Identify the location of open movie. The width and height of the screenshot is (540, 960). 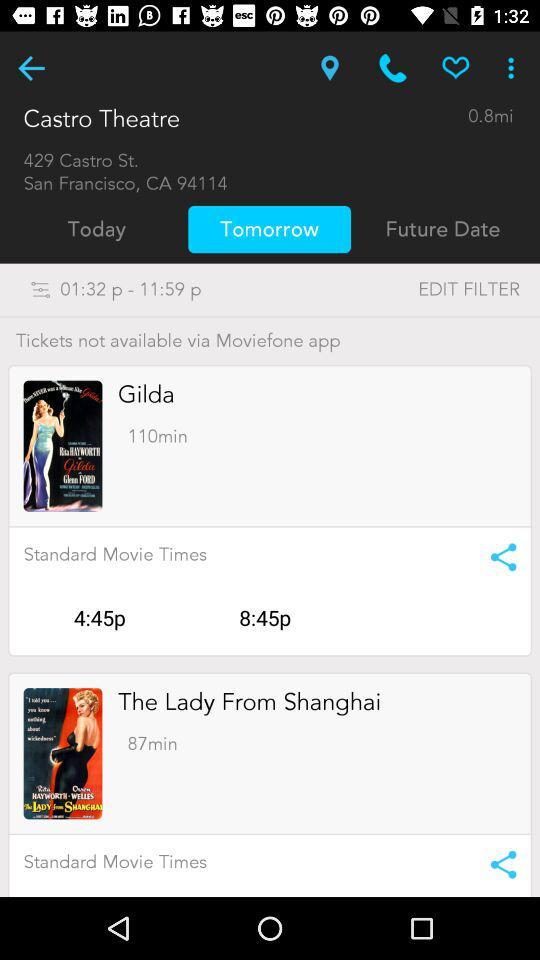
(63, 752).